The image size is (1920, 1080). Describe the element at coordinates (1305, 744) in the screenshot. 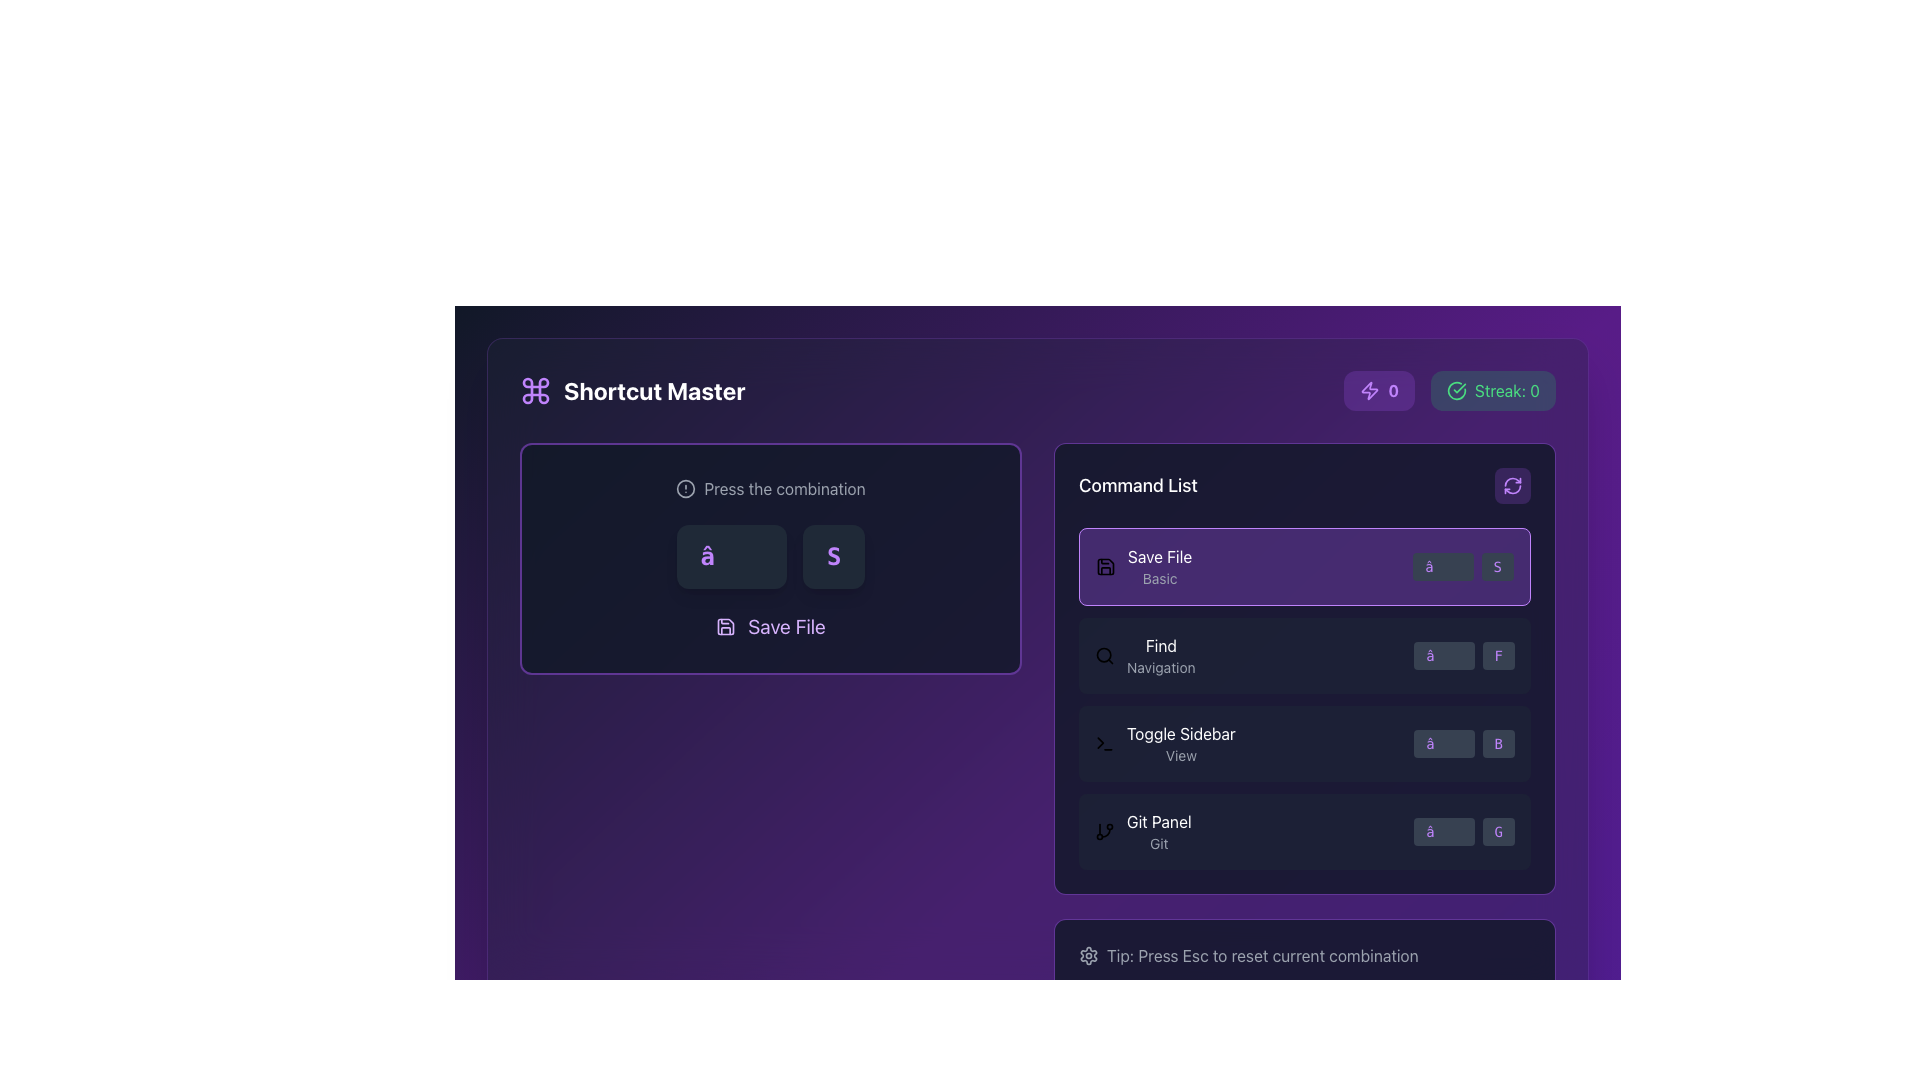

I see `the third interactive list item in the 'Command List' section` at that location.